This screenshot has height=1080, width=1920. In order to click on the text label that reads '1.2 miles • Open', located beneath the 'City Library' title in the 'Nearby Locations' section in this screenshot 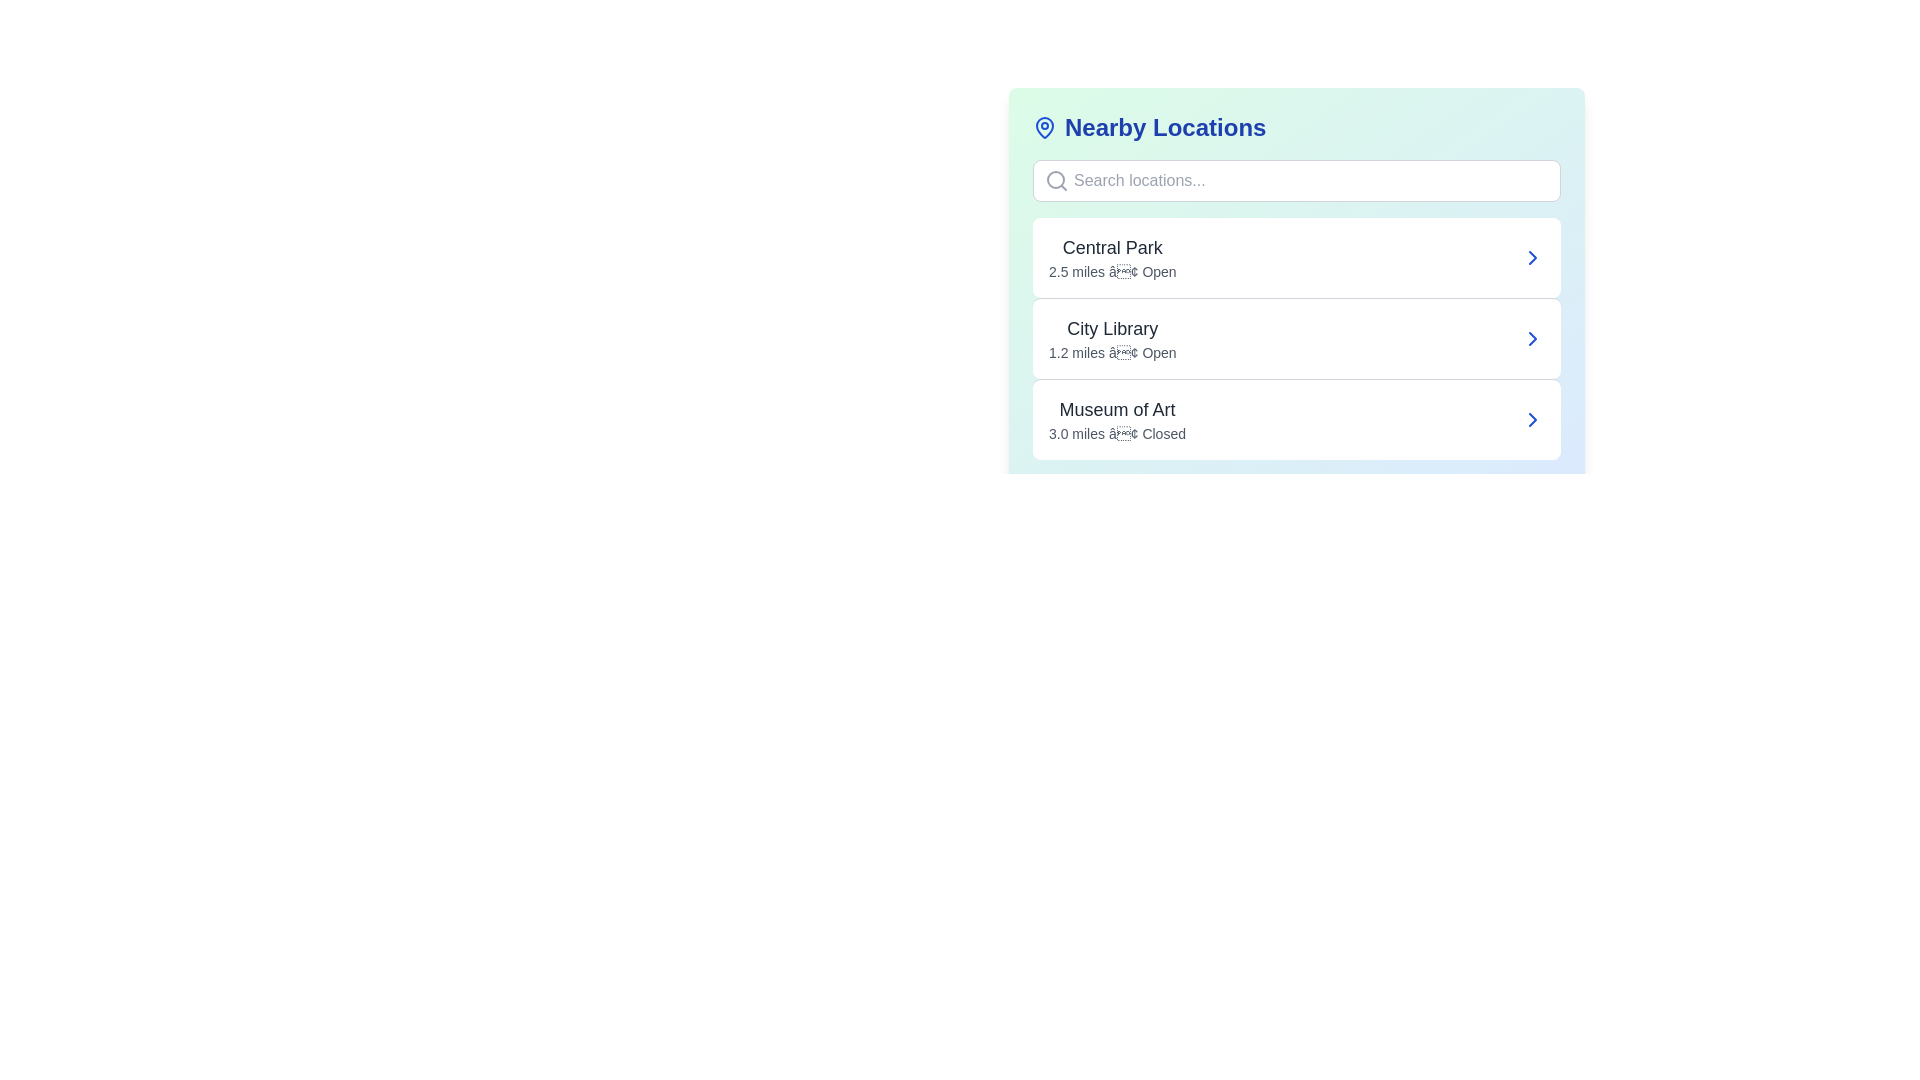, I will do `click(1111, 352)`.